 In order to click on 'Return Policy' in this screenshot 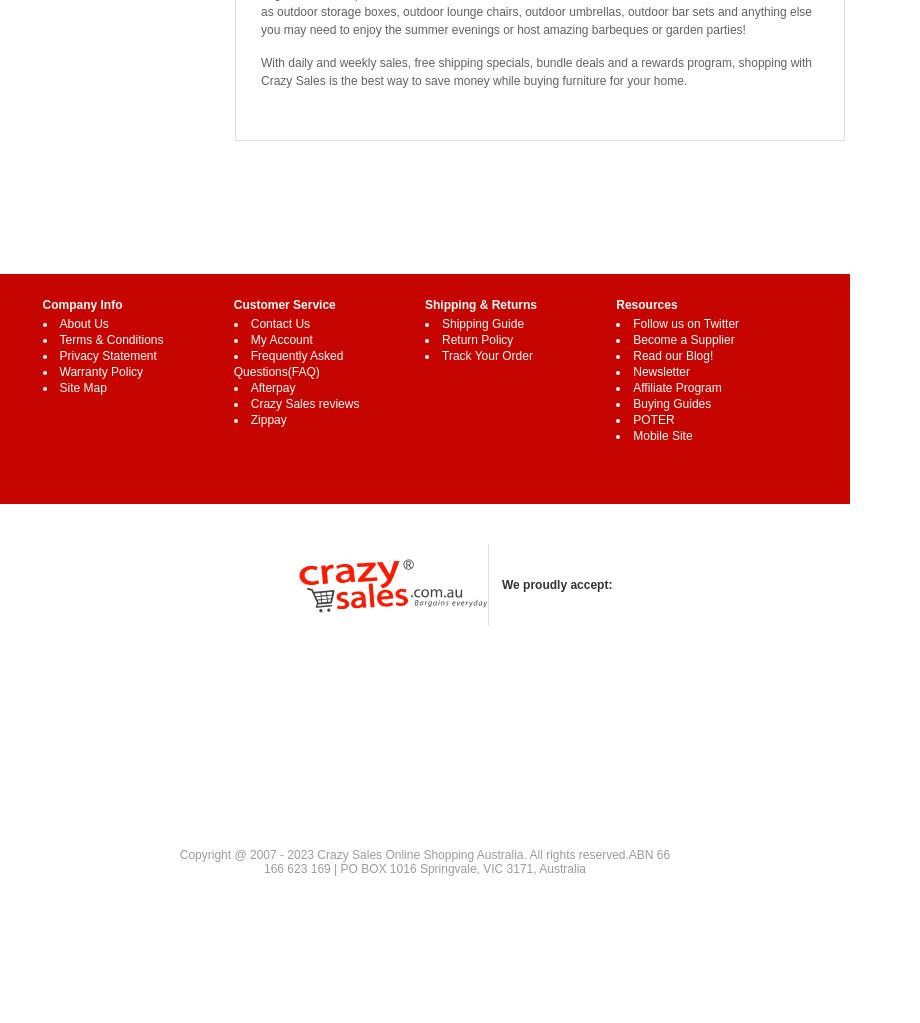, I will do `click(477, 340)`.